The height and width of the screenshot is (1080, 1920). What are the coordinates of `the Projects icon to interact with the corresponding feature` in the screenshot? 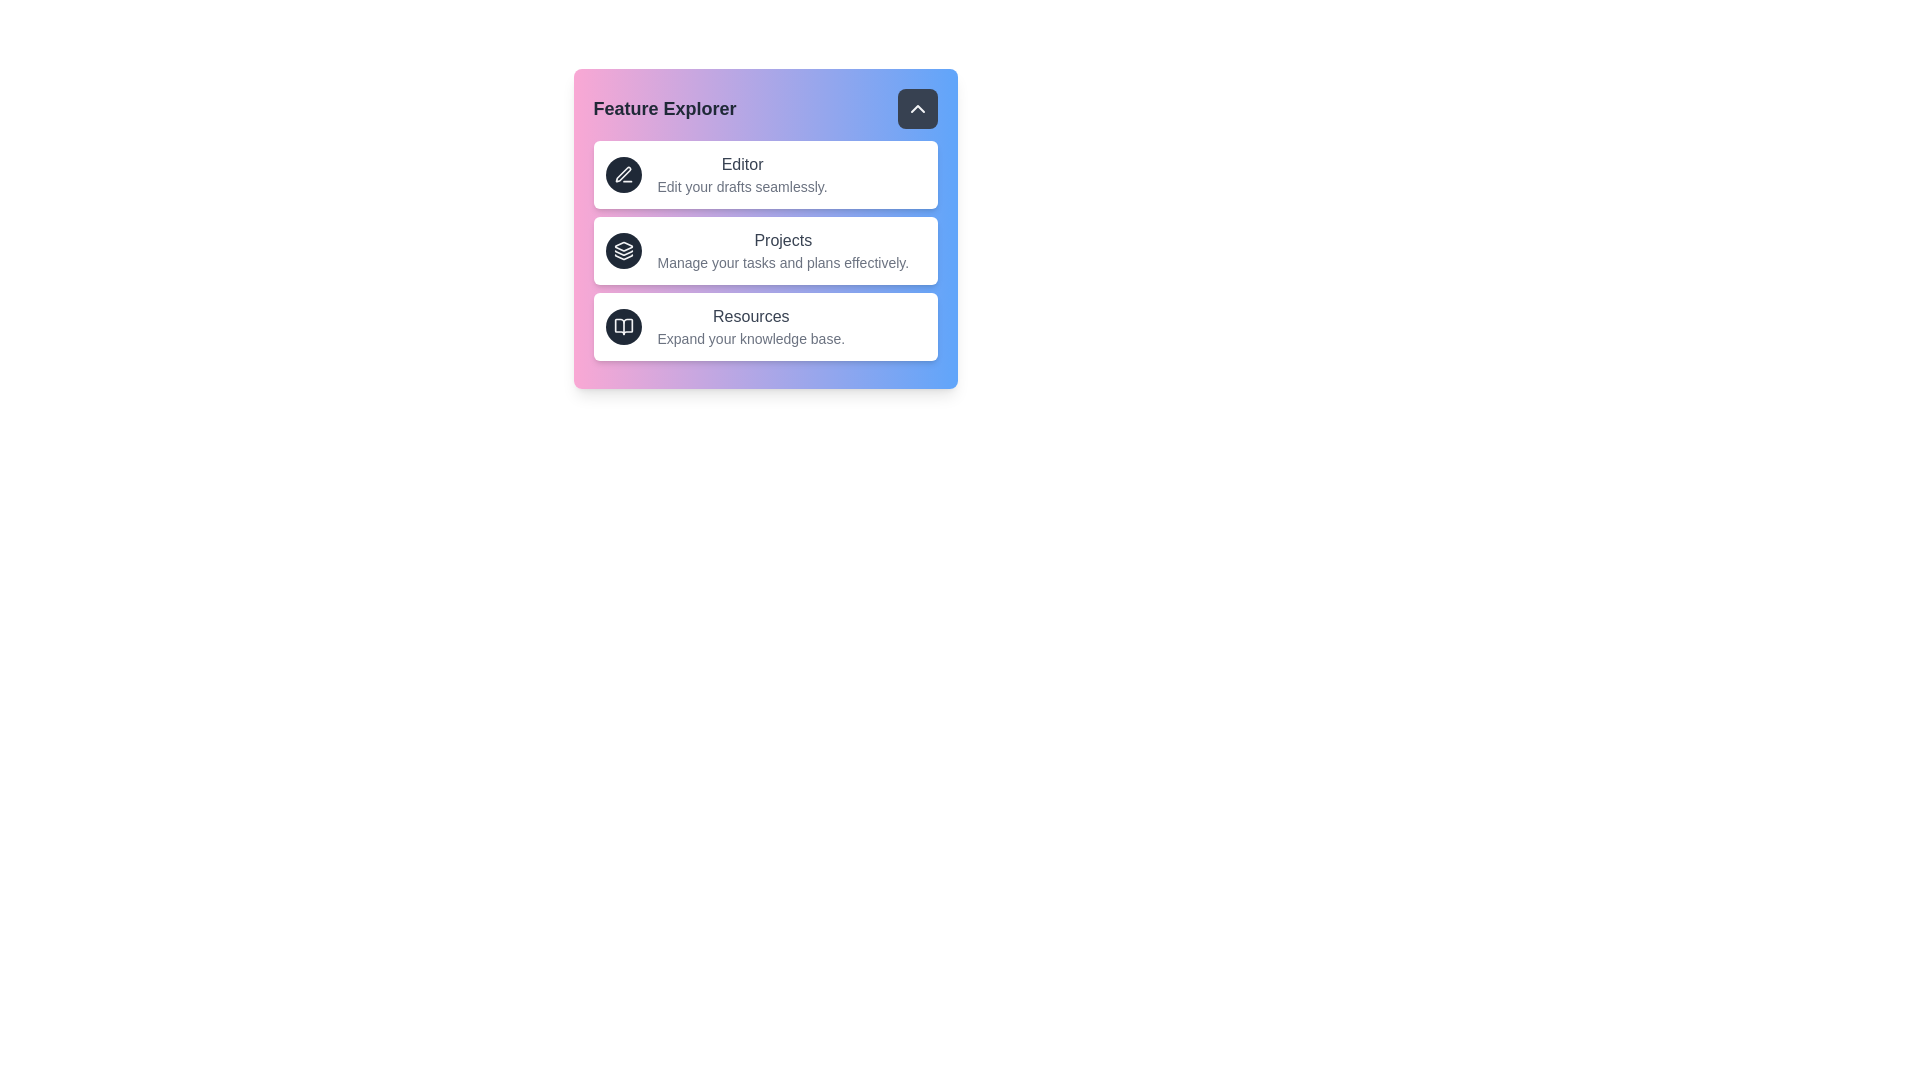 It's located at (622, 249).